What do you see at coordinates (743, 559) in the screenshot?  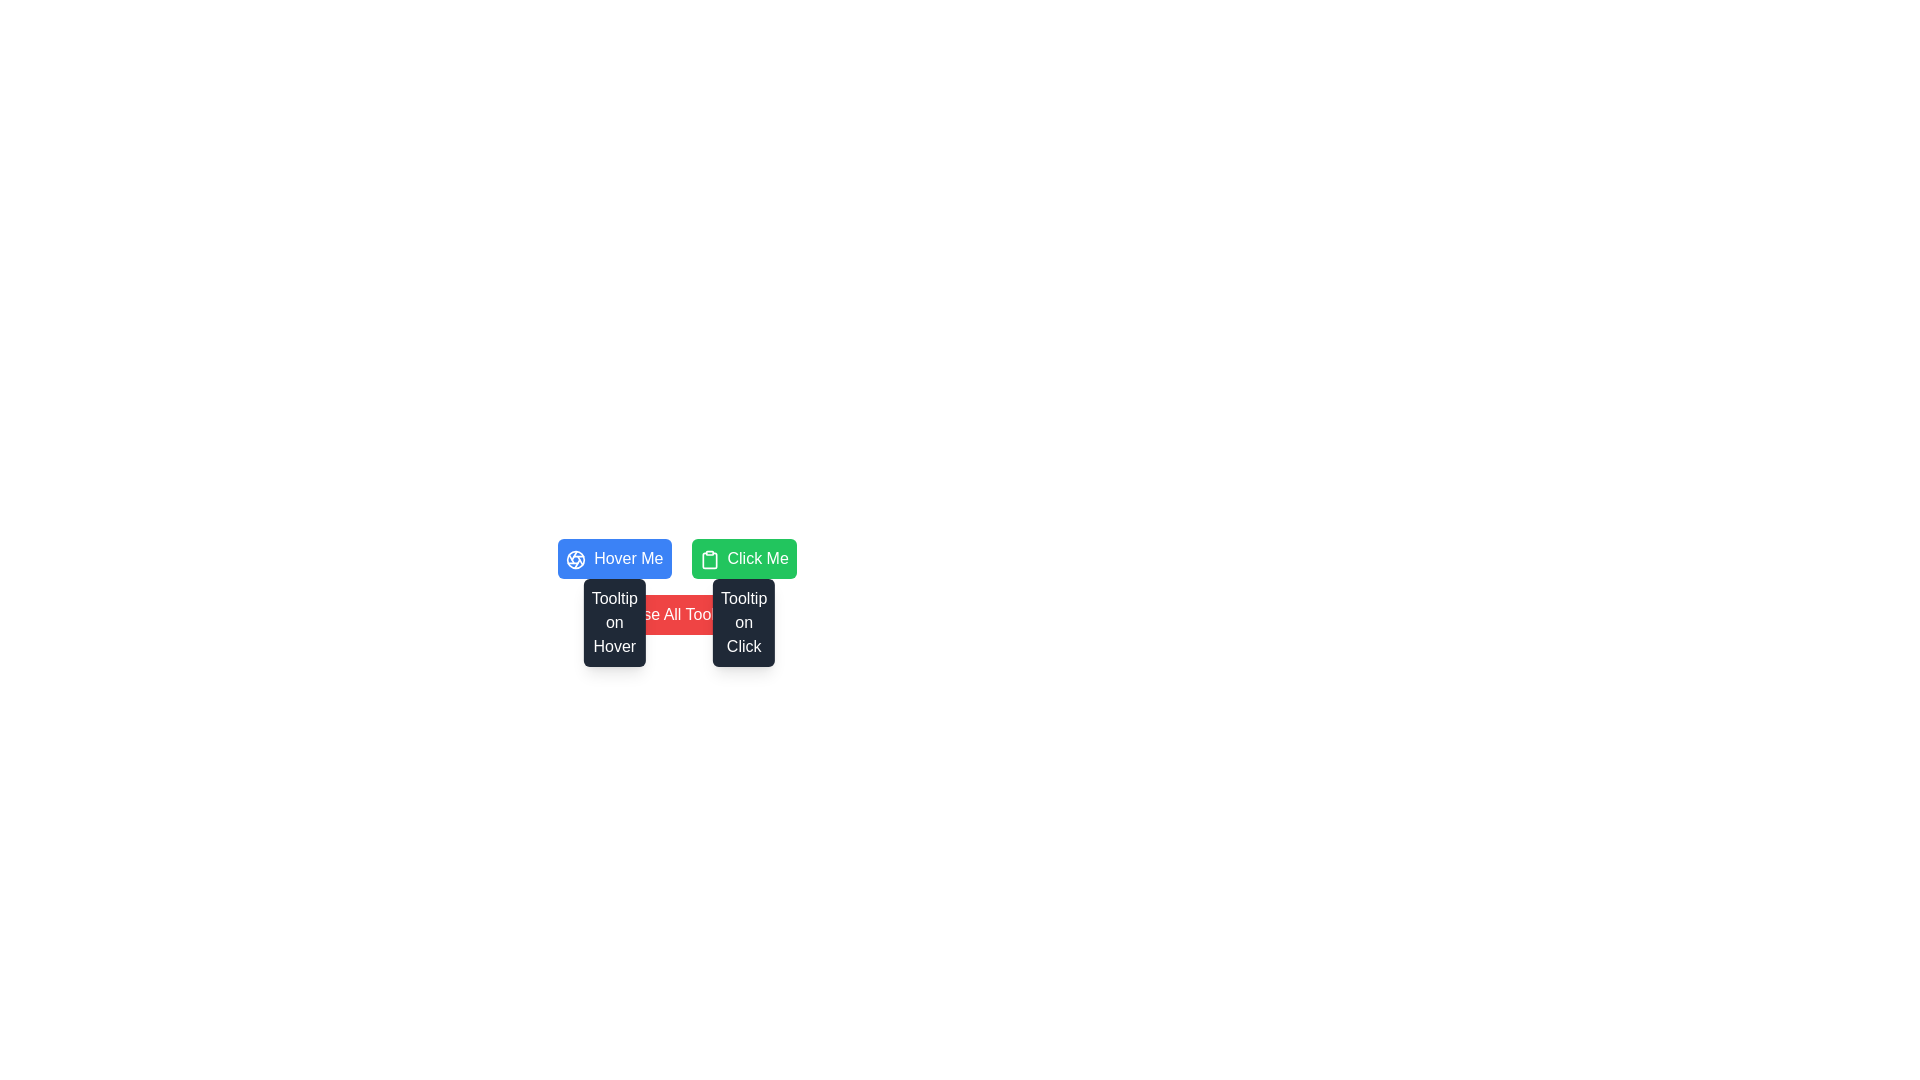 I see `the green button labeled 'Click Me' with a clipboard icon to focus on it` at bounding box center [743, 559].